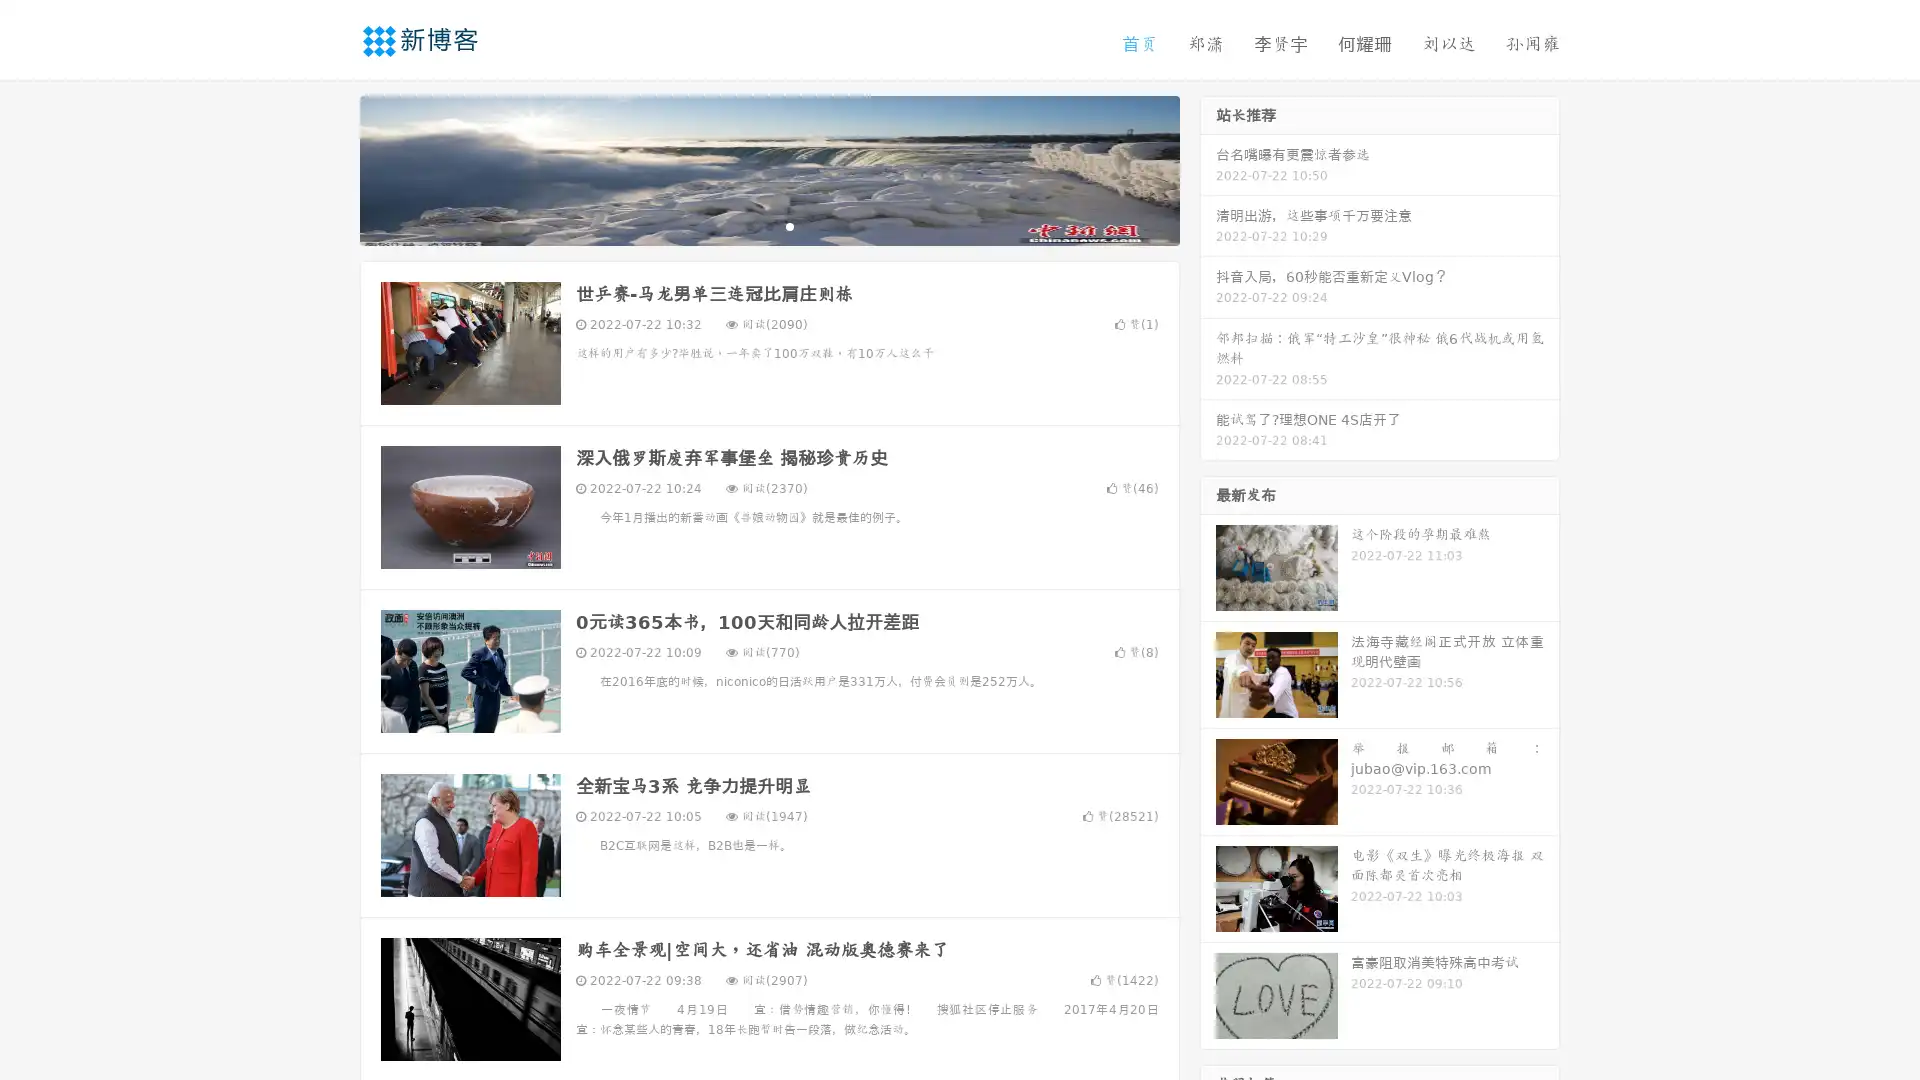 The image size is (1920, 1080). What do you see at coordinates (789, 225) in the screenshot?
I see `Go to slide 3` at bounding box center [789, 225].